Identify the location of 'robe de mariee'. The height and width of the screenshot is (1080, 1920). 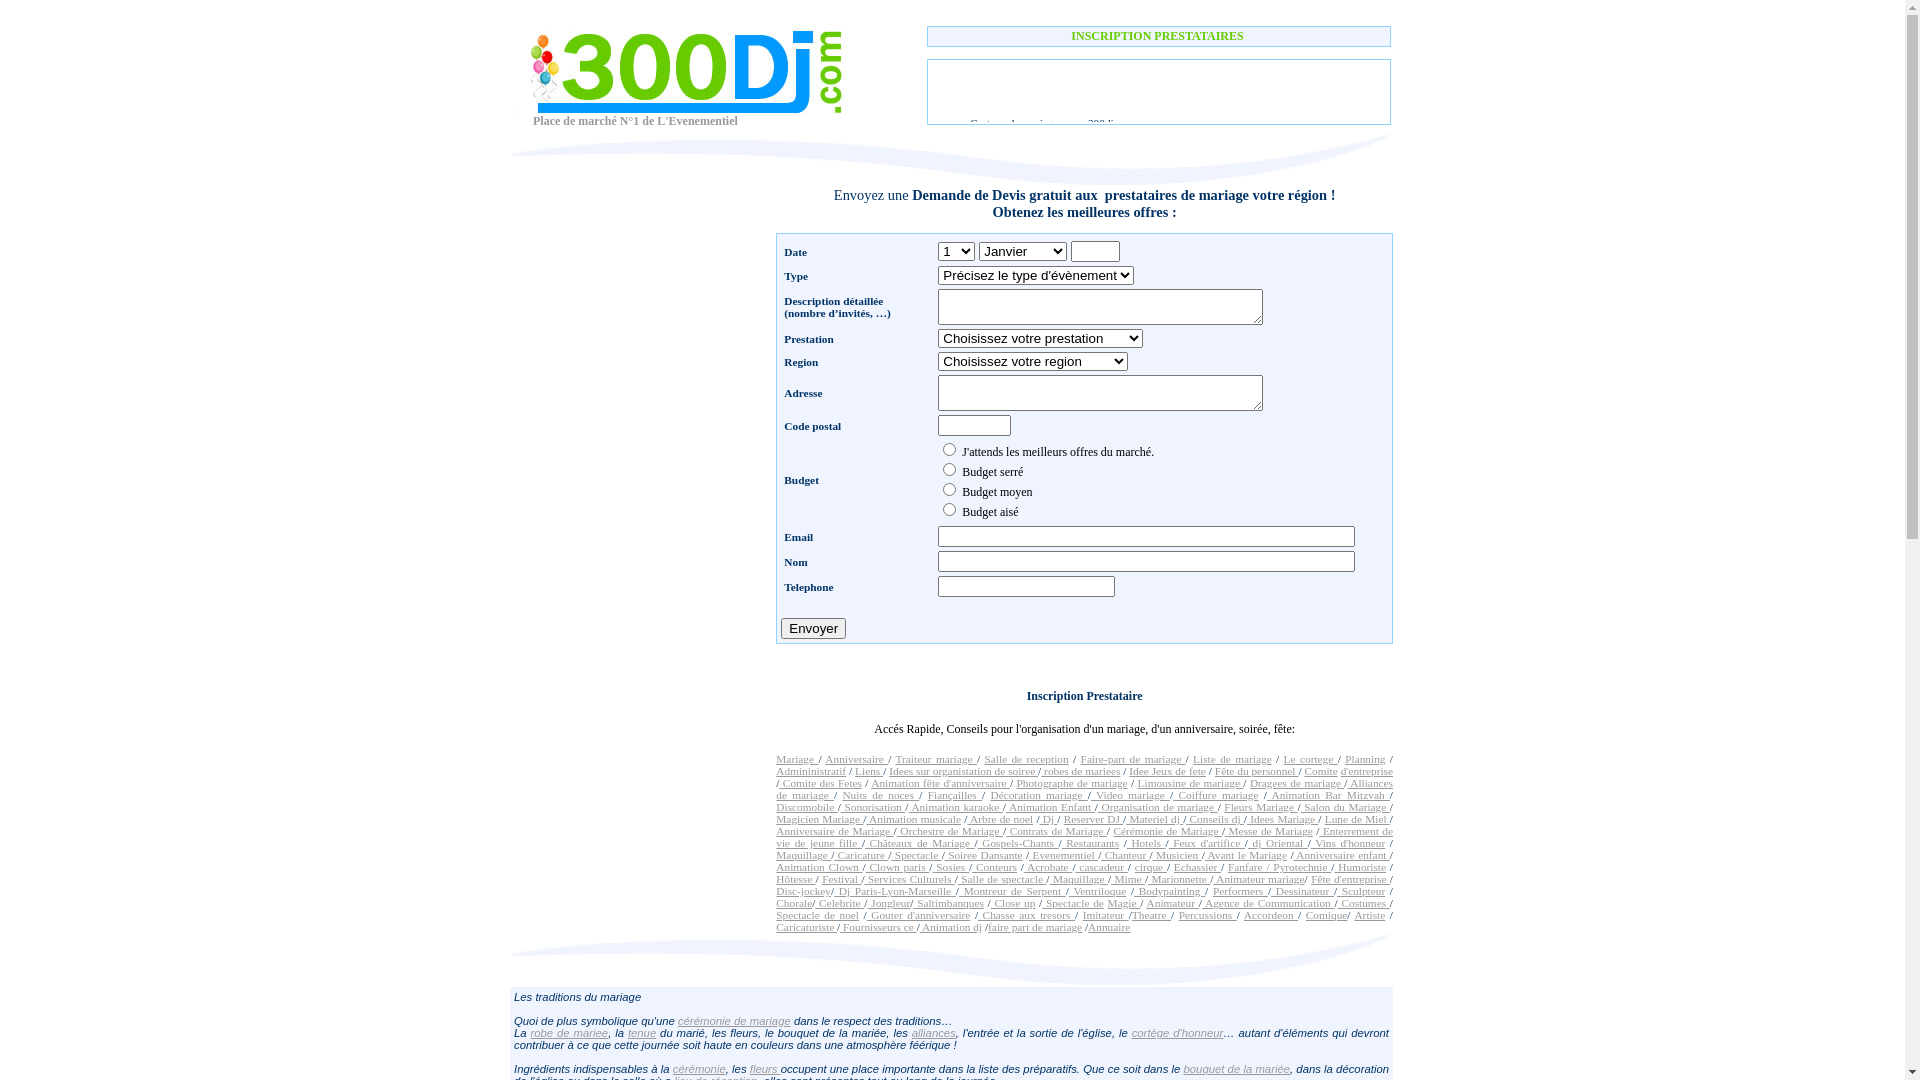
(568, 1033).